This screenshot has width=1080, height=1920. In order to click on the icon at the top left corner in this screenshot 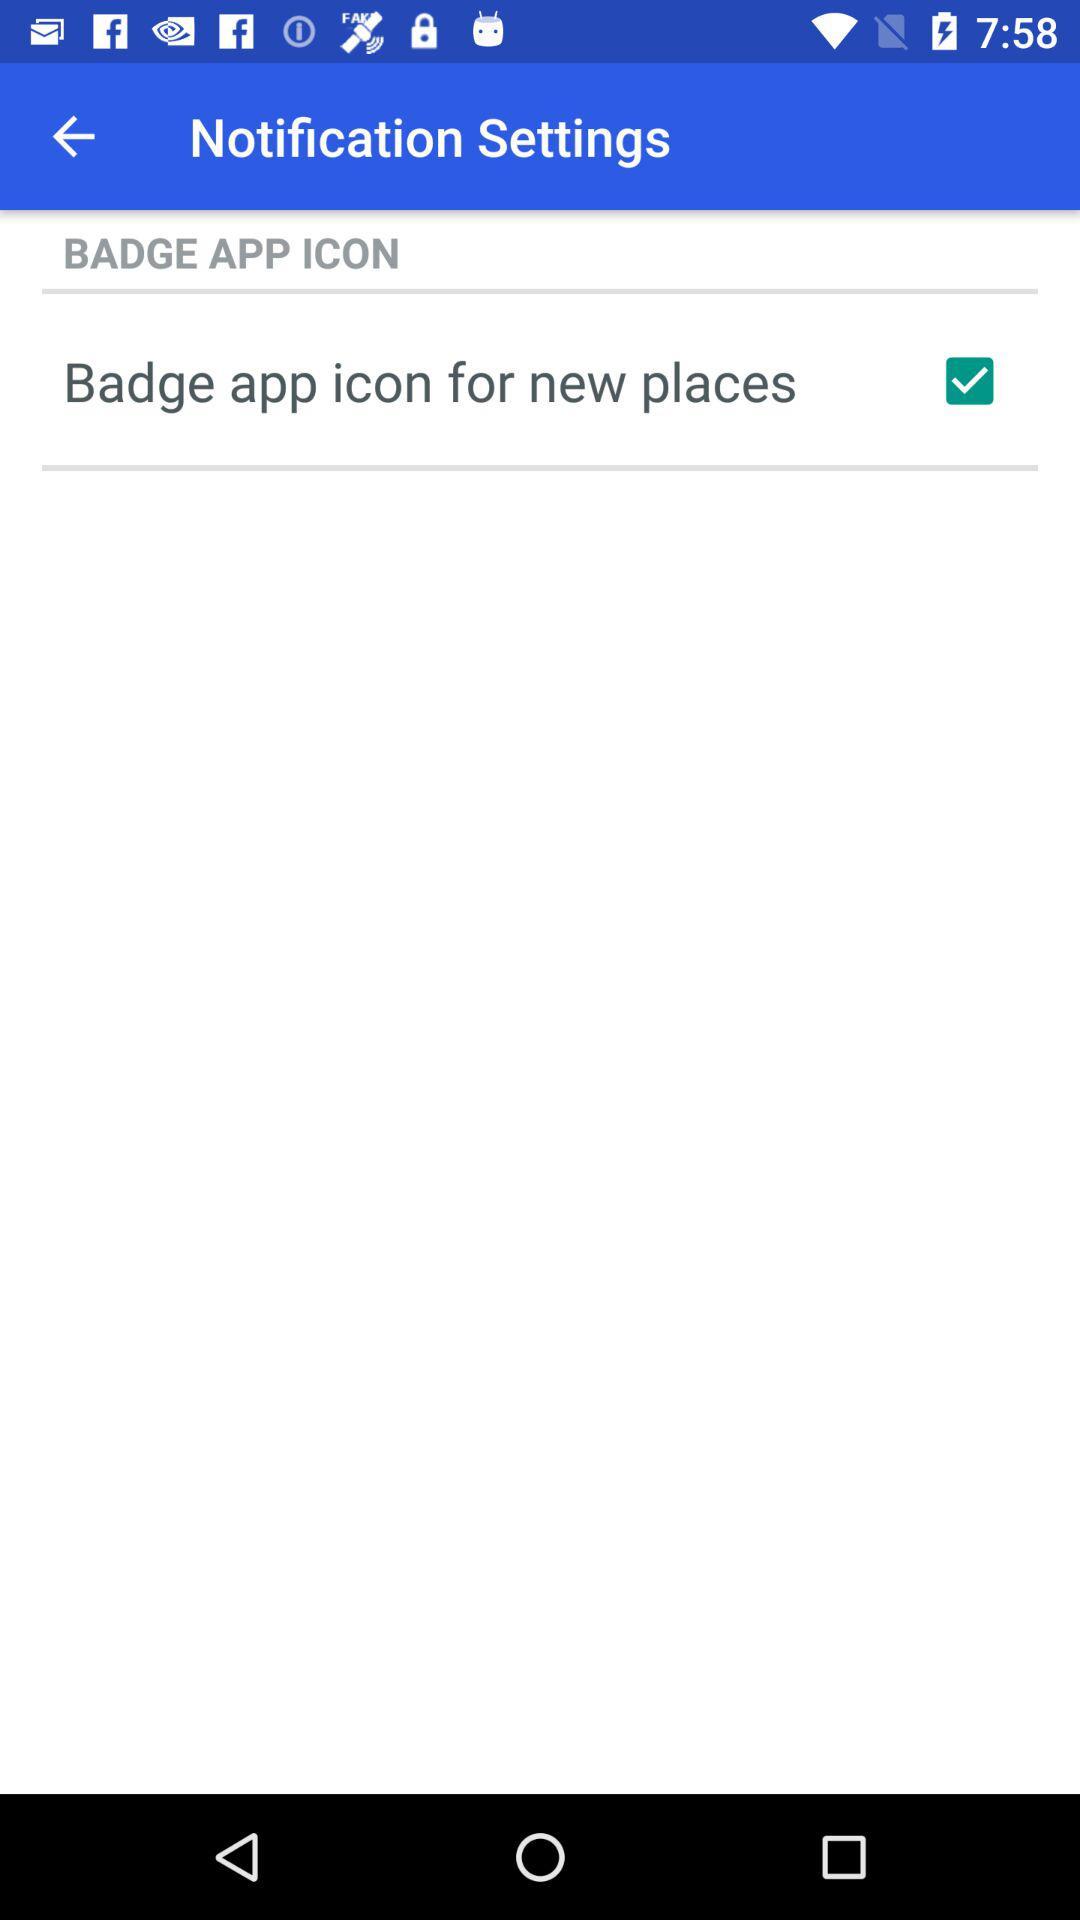, I will do `click(72, 135)`.